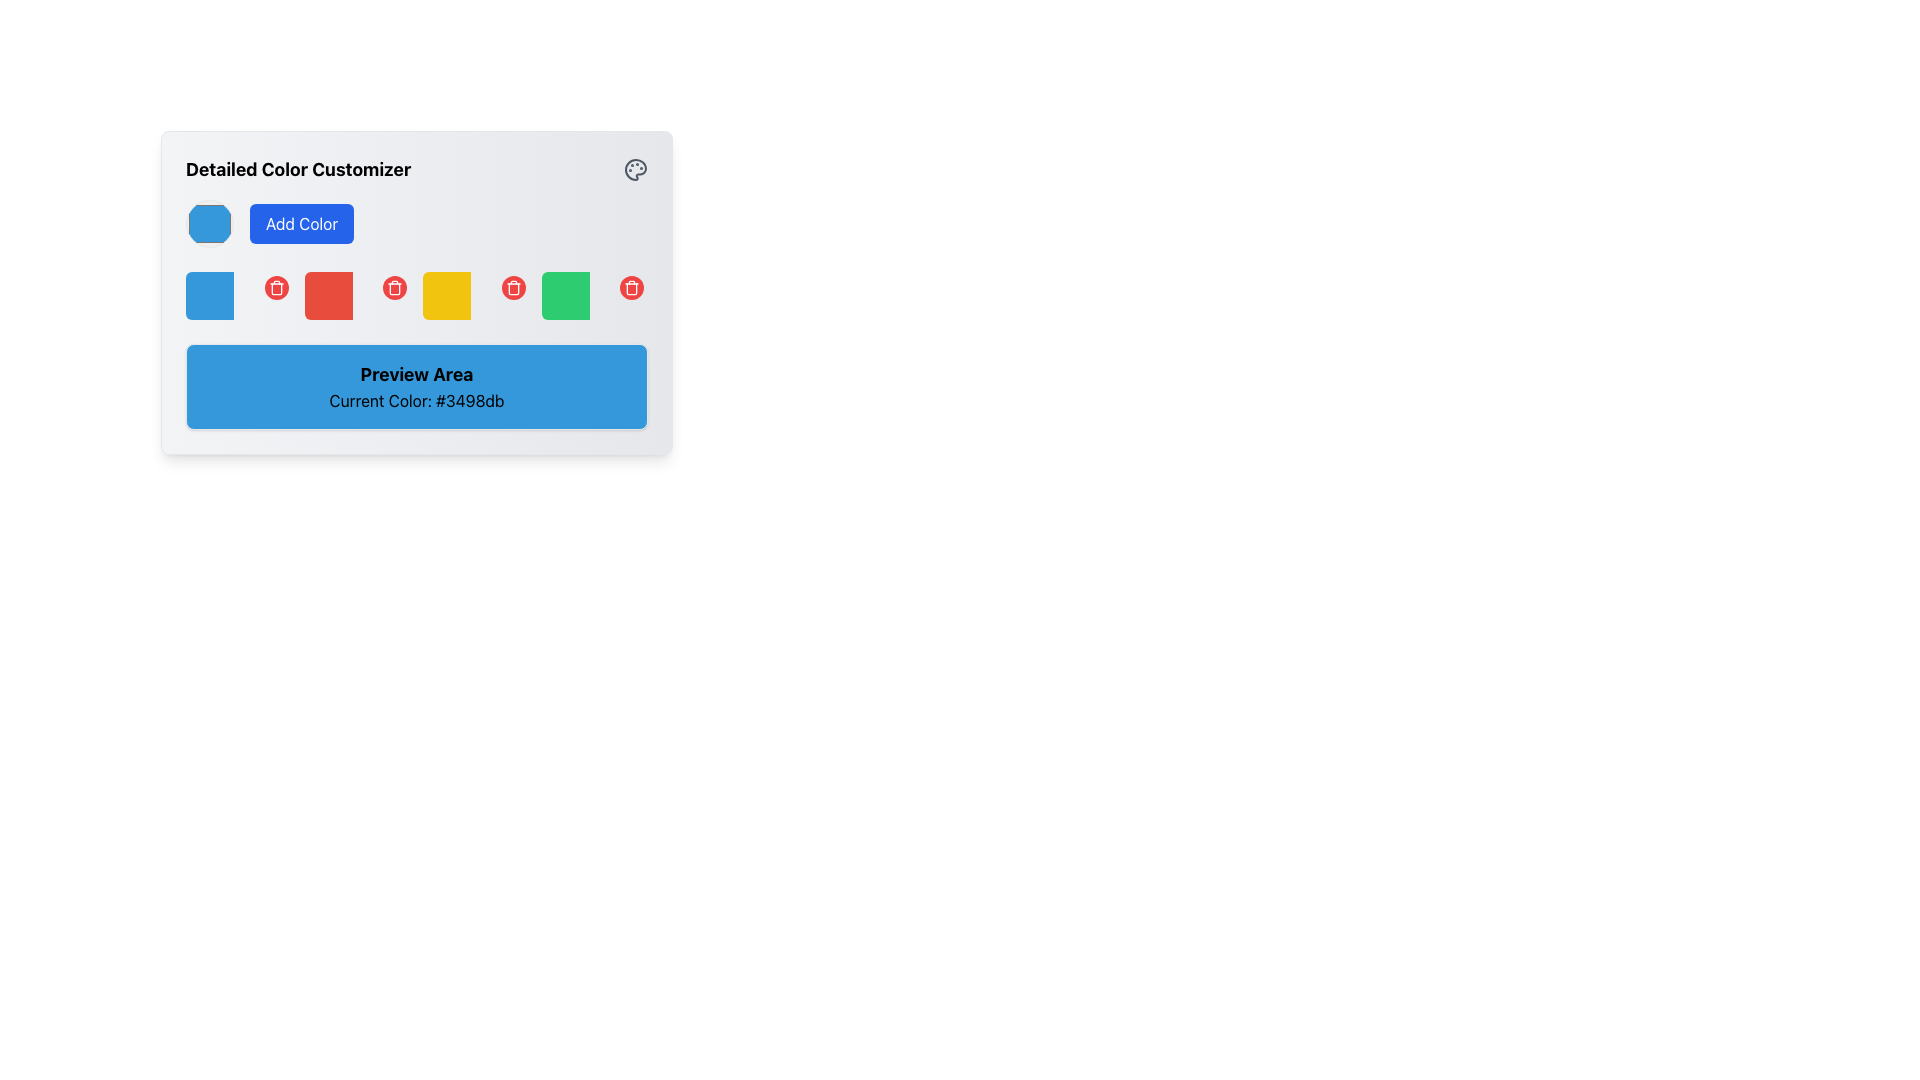 The image size is (1920, 1080). I want to click on the first blue button in the series of color buttons located below the 'Add Color' button for keyboard navigation, so click(210, 296).